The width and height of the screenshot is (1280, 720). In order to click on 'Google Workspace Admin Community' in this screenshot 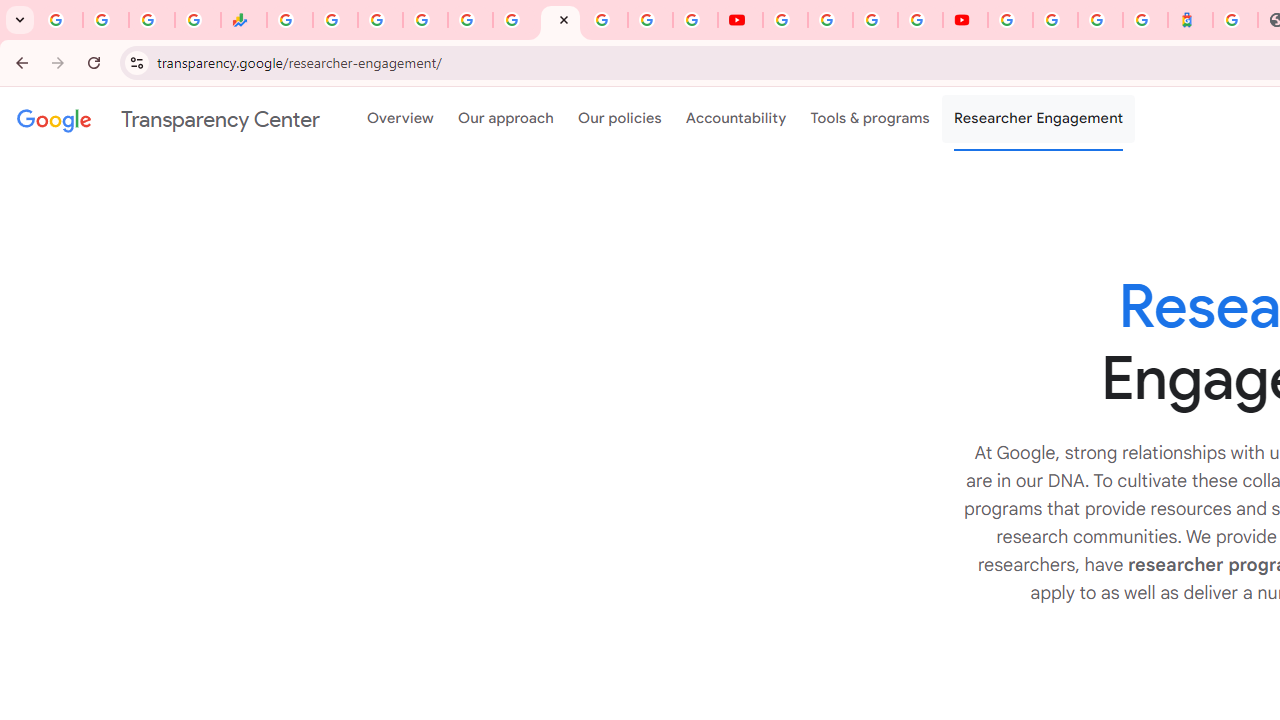, I will do `click(60, 20)`.